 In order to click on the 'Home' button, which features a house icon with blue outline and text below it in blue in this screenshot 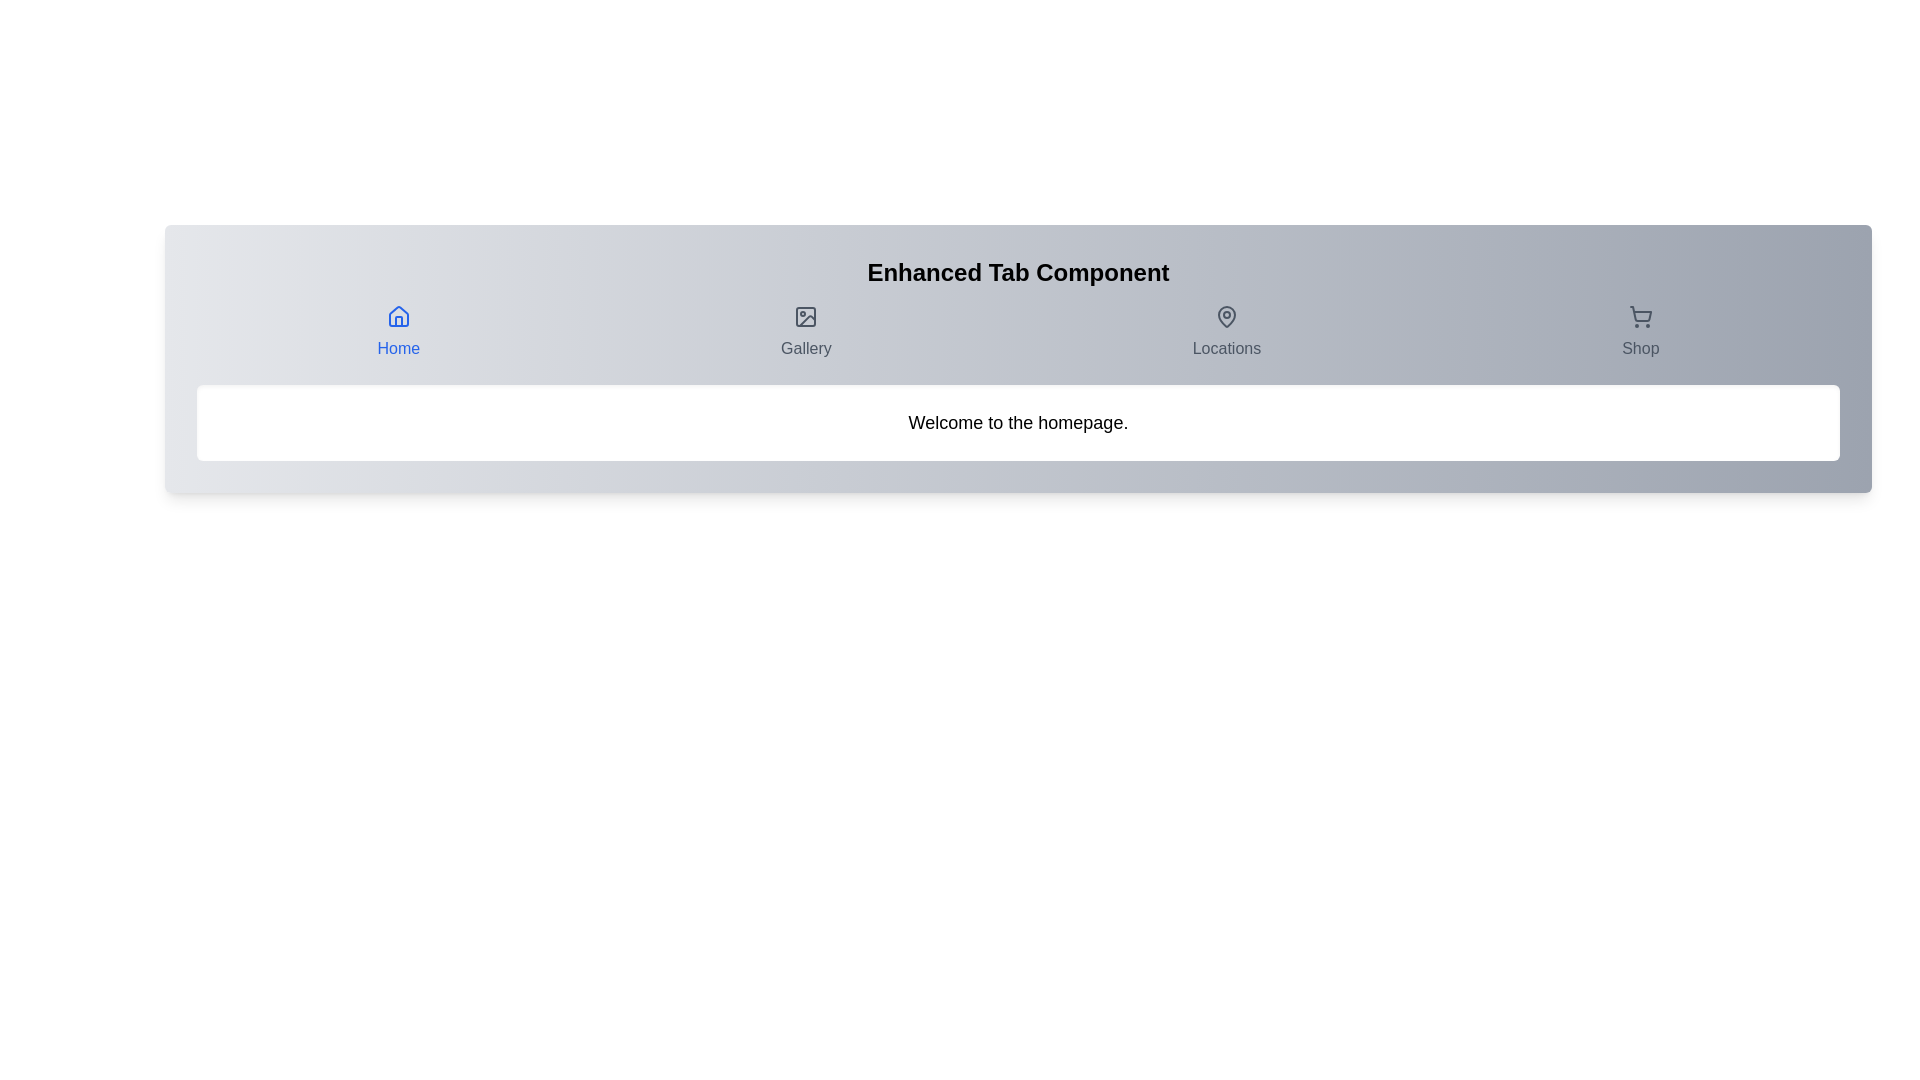, I will do `click(398, 331)`.